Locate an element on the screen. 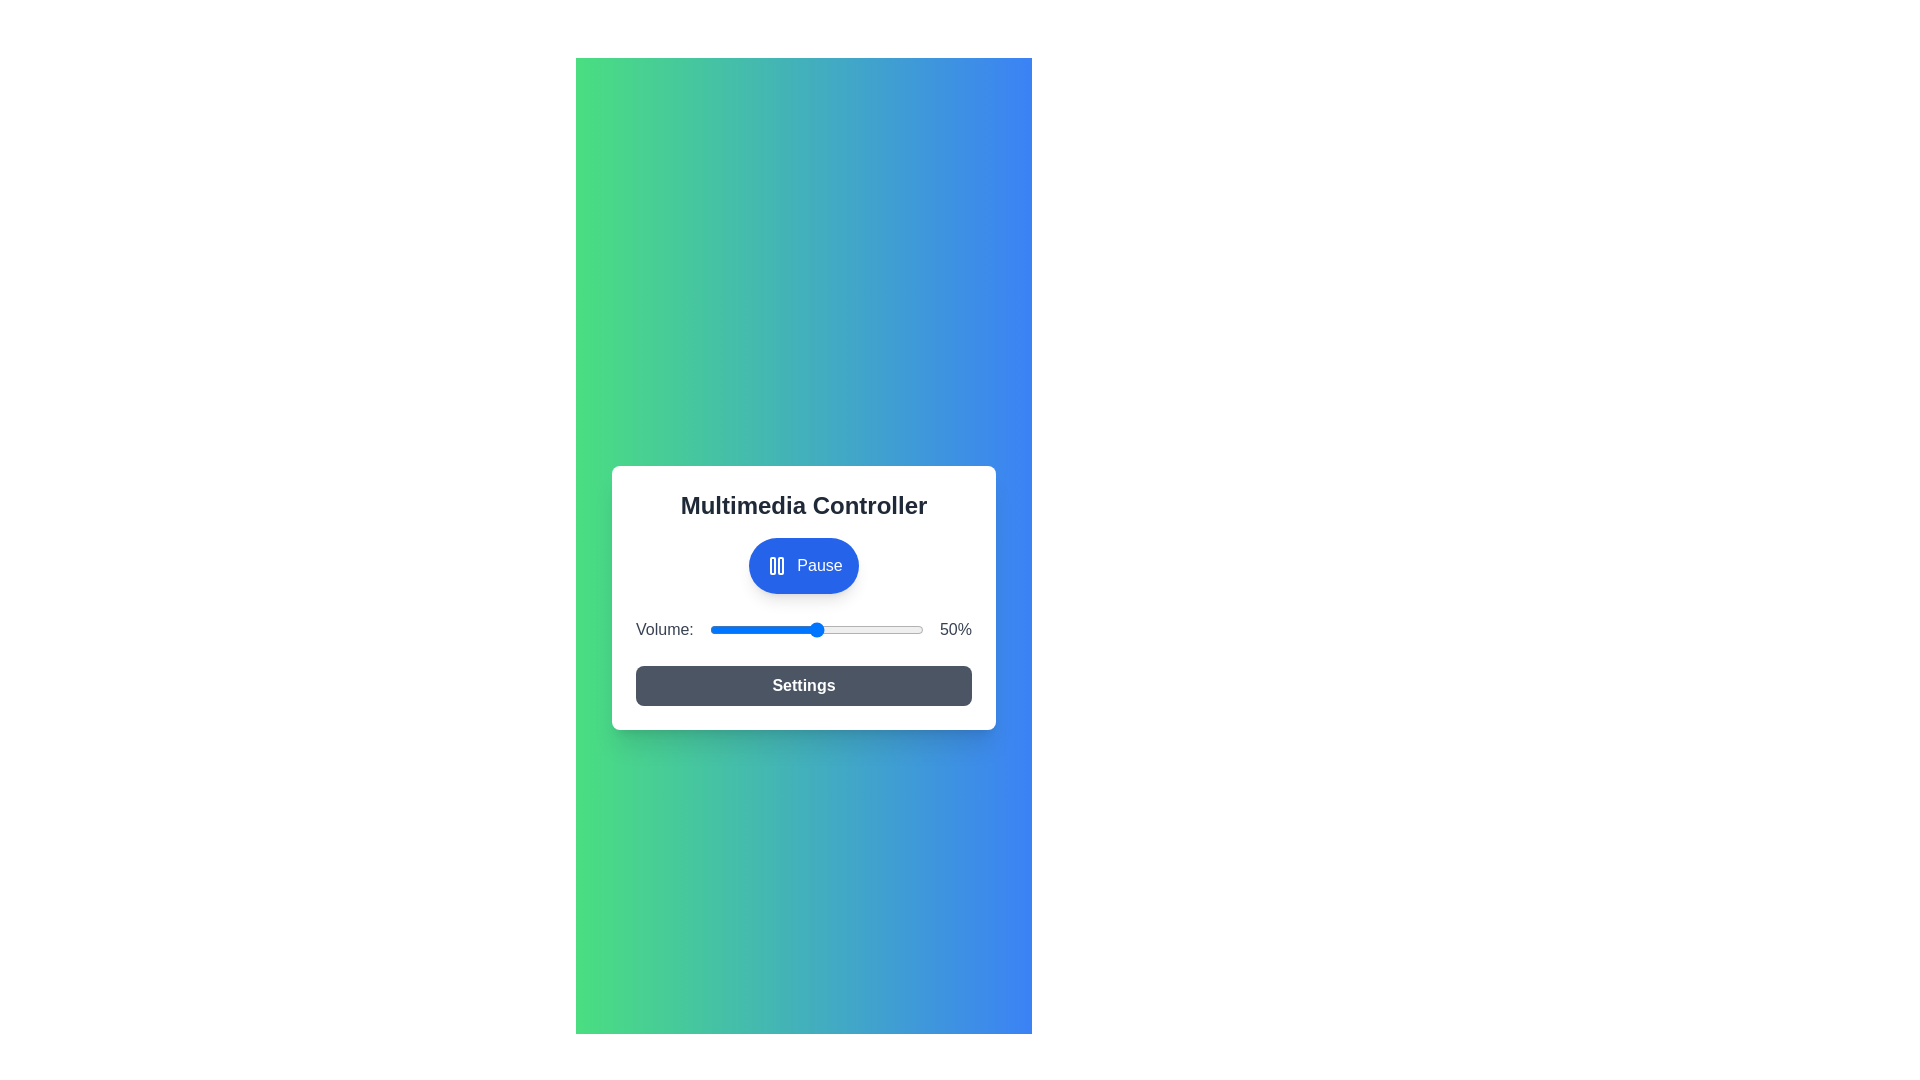  the 'Settings' button located at the bottom of the 'Multimedia Controller' card is located at coordinates (804, 685).